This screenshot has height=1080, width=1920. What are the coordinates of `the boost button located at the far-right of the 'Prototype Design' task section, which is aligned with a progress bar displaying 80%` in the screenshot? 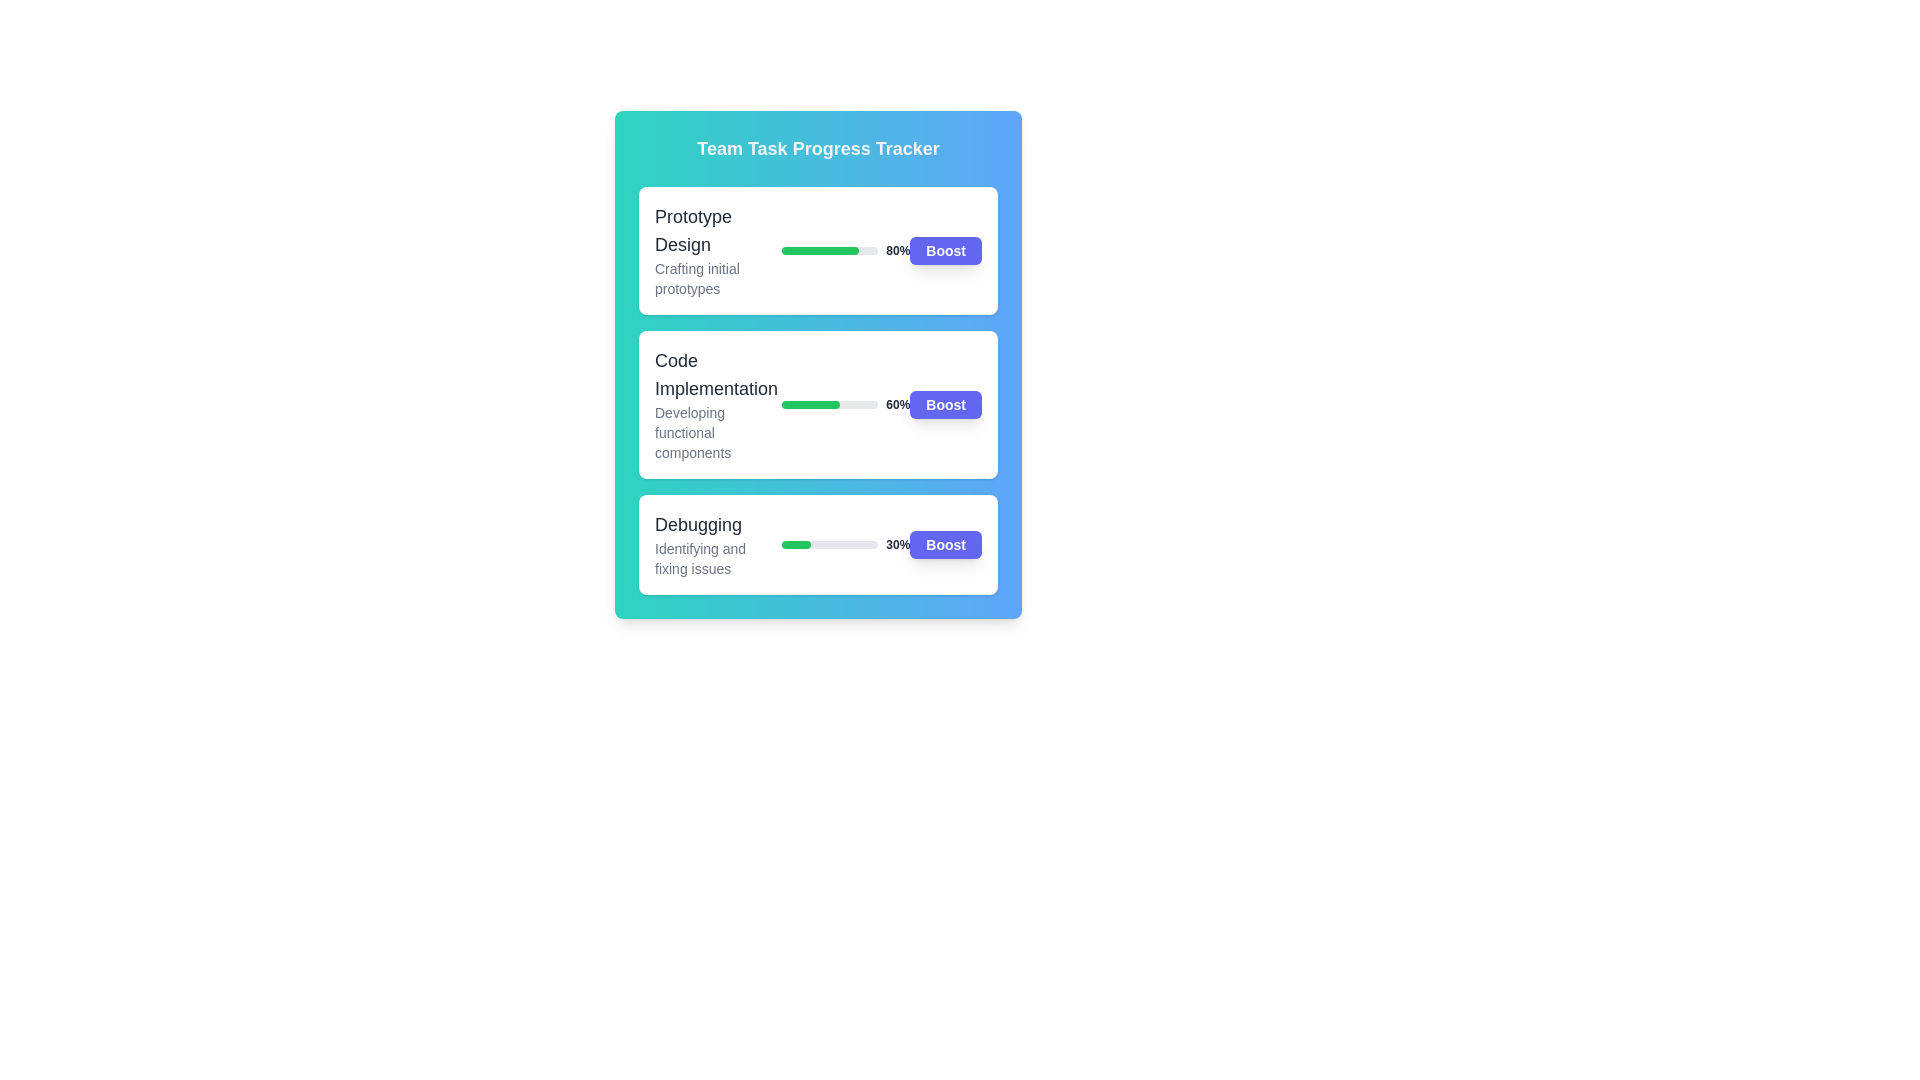 It's located at (945, 249).